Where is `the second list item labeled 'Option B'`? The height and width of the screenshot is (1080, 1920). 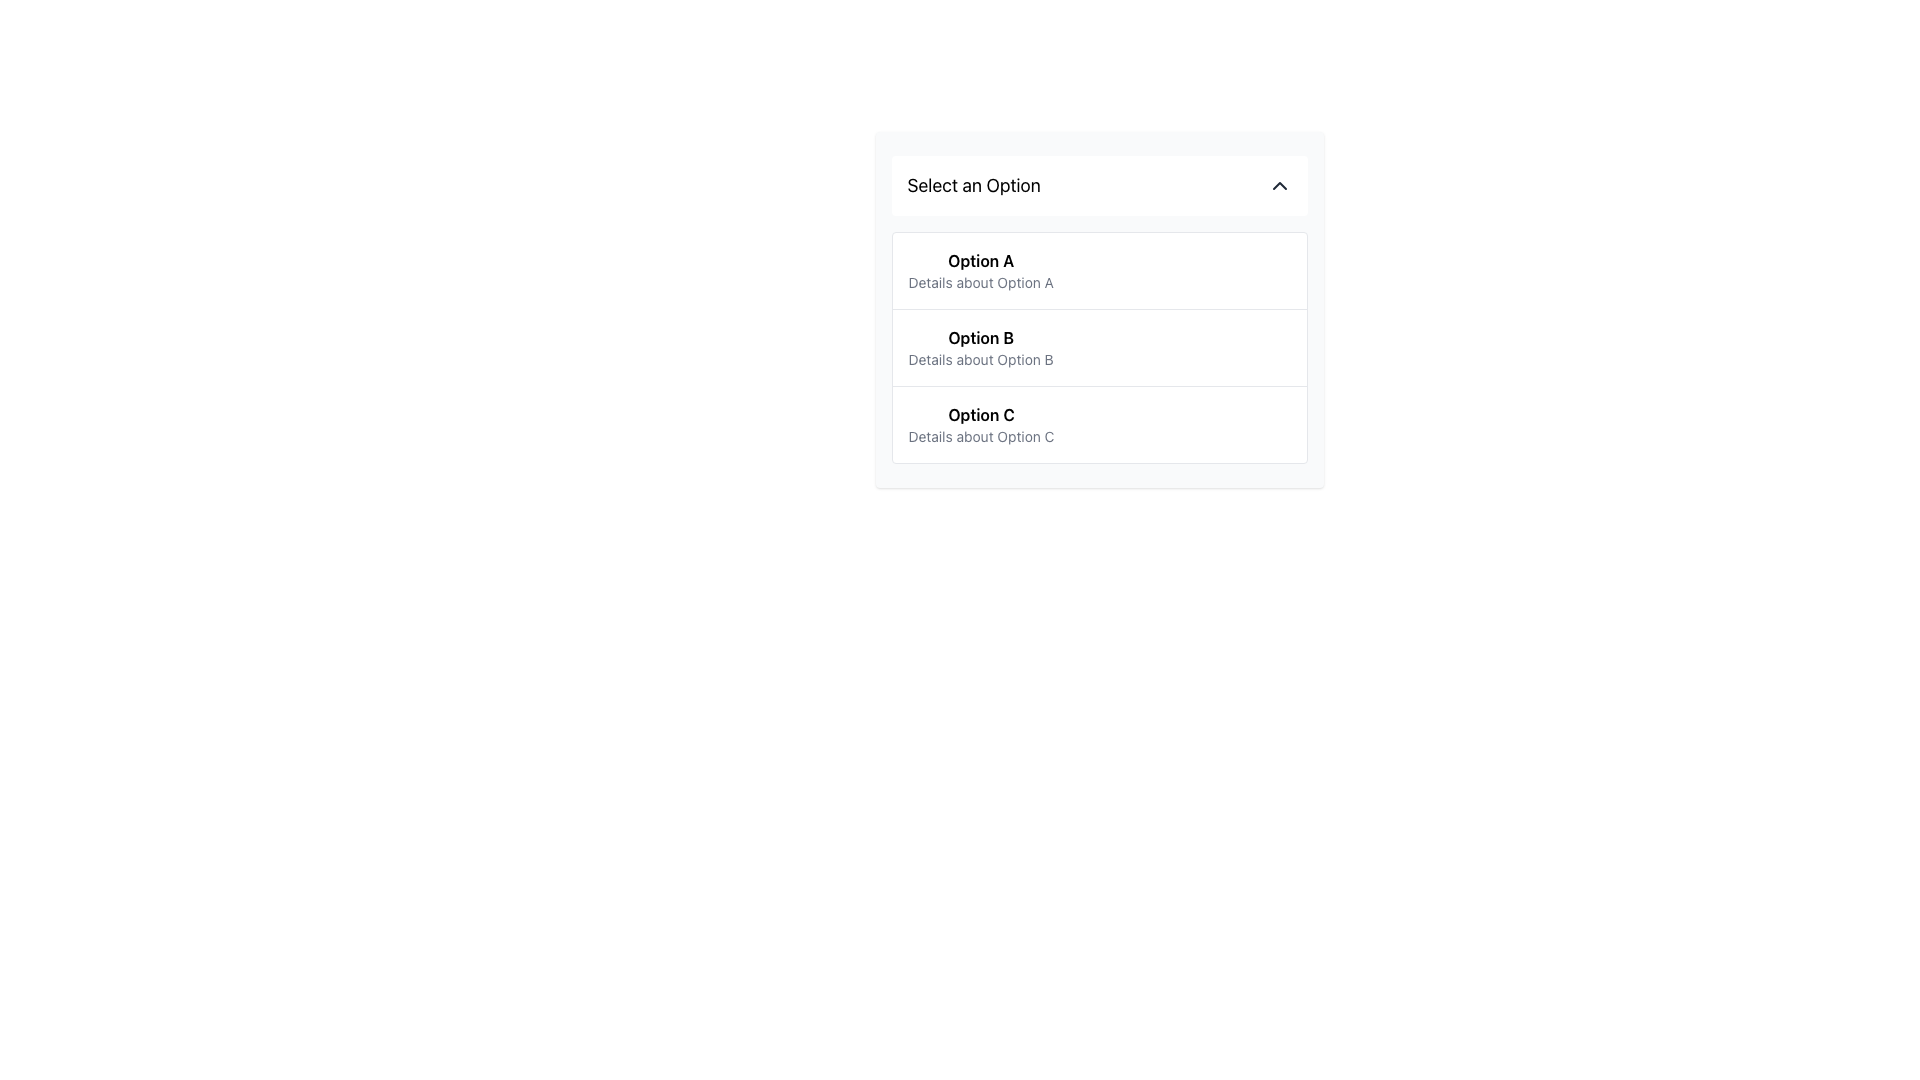
the second list item labeled 'Option B' is located at coordinates (1098, 346).